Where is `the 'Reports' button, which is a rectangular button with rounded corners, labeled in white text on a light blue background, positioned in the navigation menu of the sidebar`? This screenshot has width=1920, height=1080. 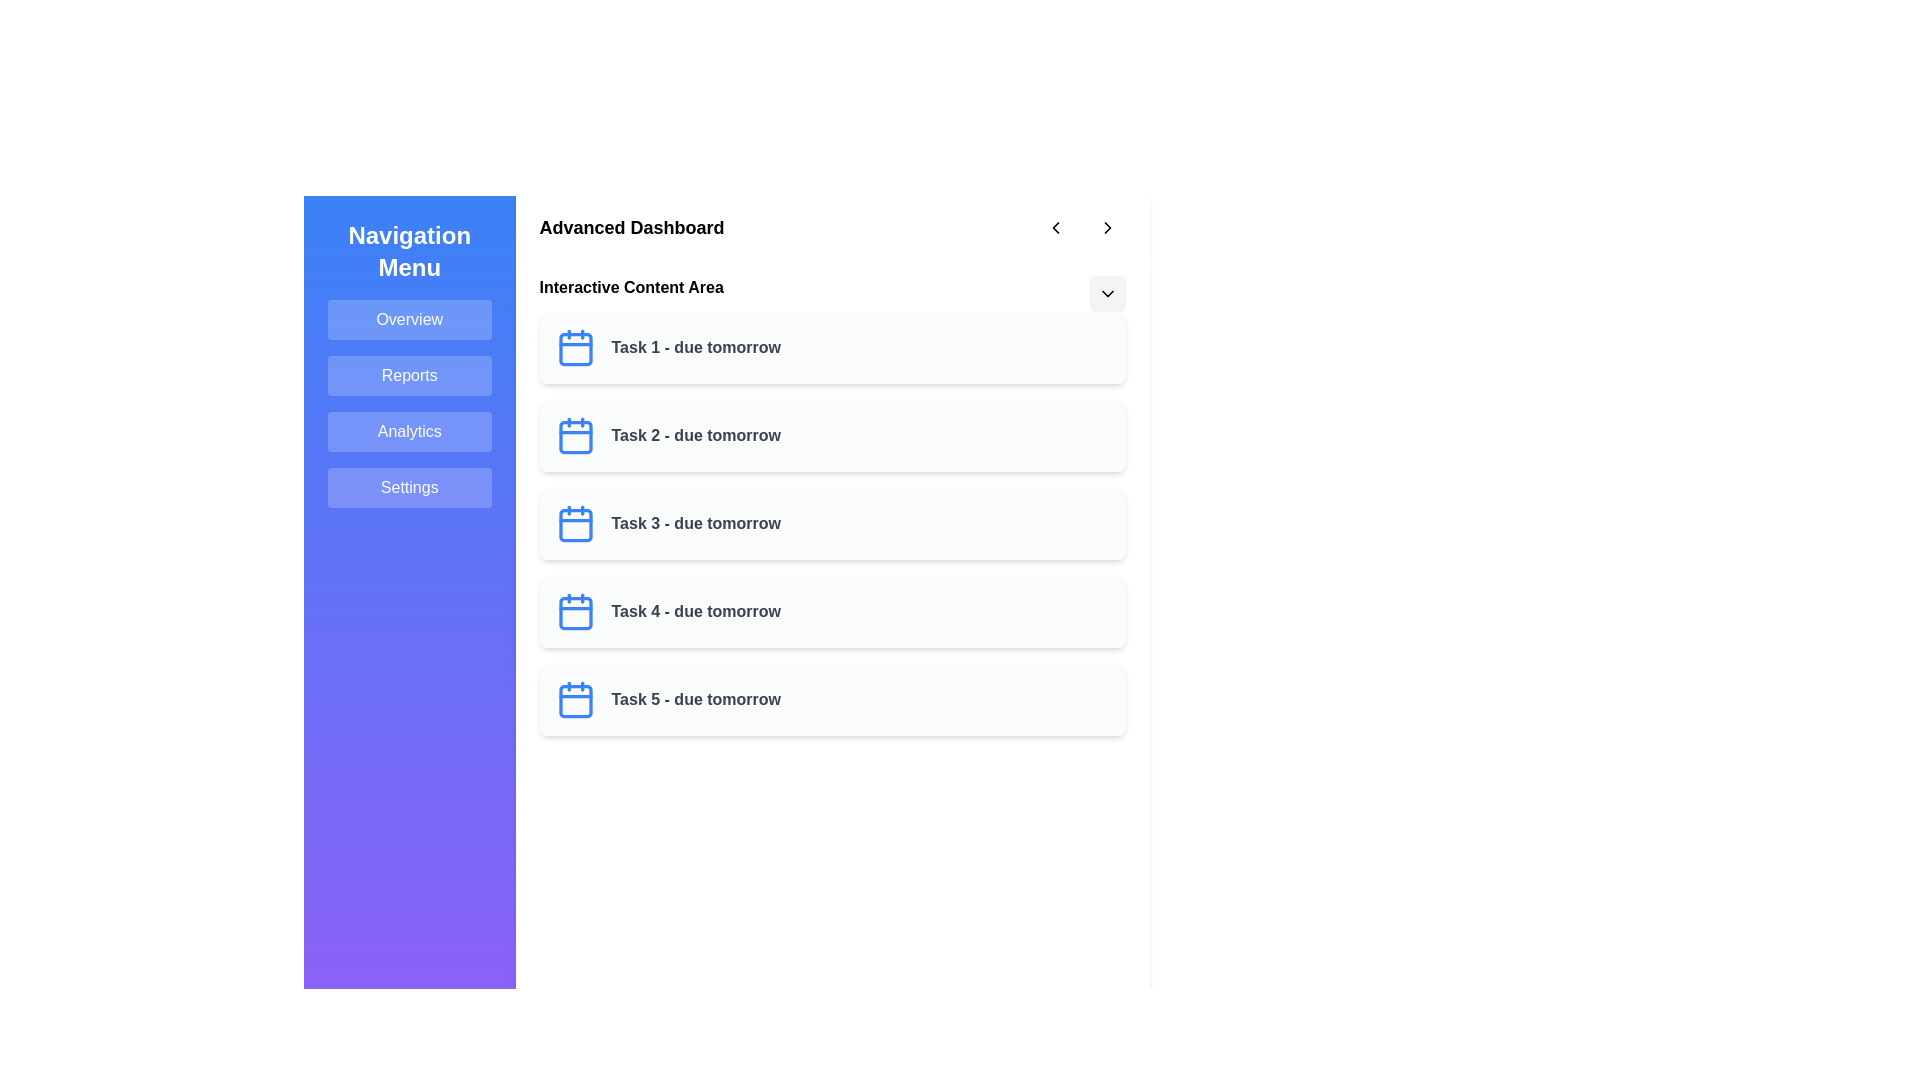
the 'Reports' button, which is a rectangular button with rounded corners, labeled in white text on a light blue background, positioned in the navigation menu of the sidebar is located at coordinates (408, 375).